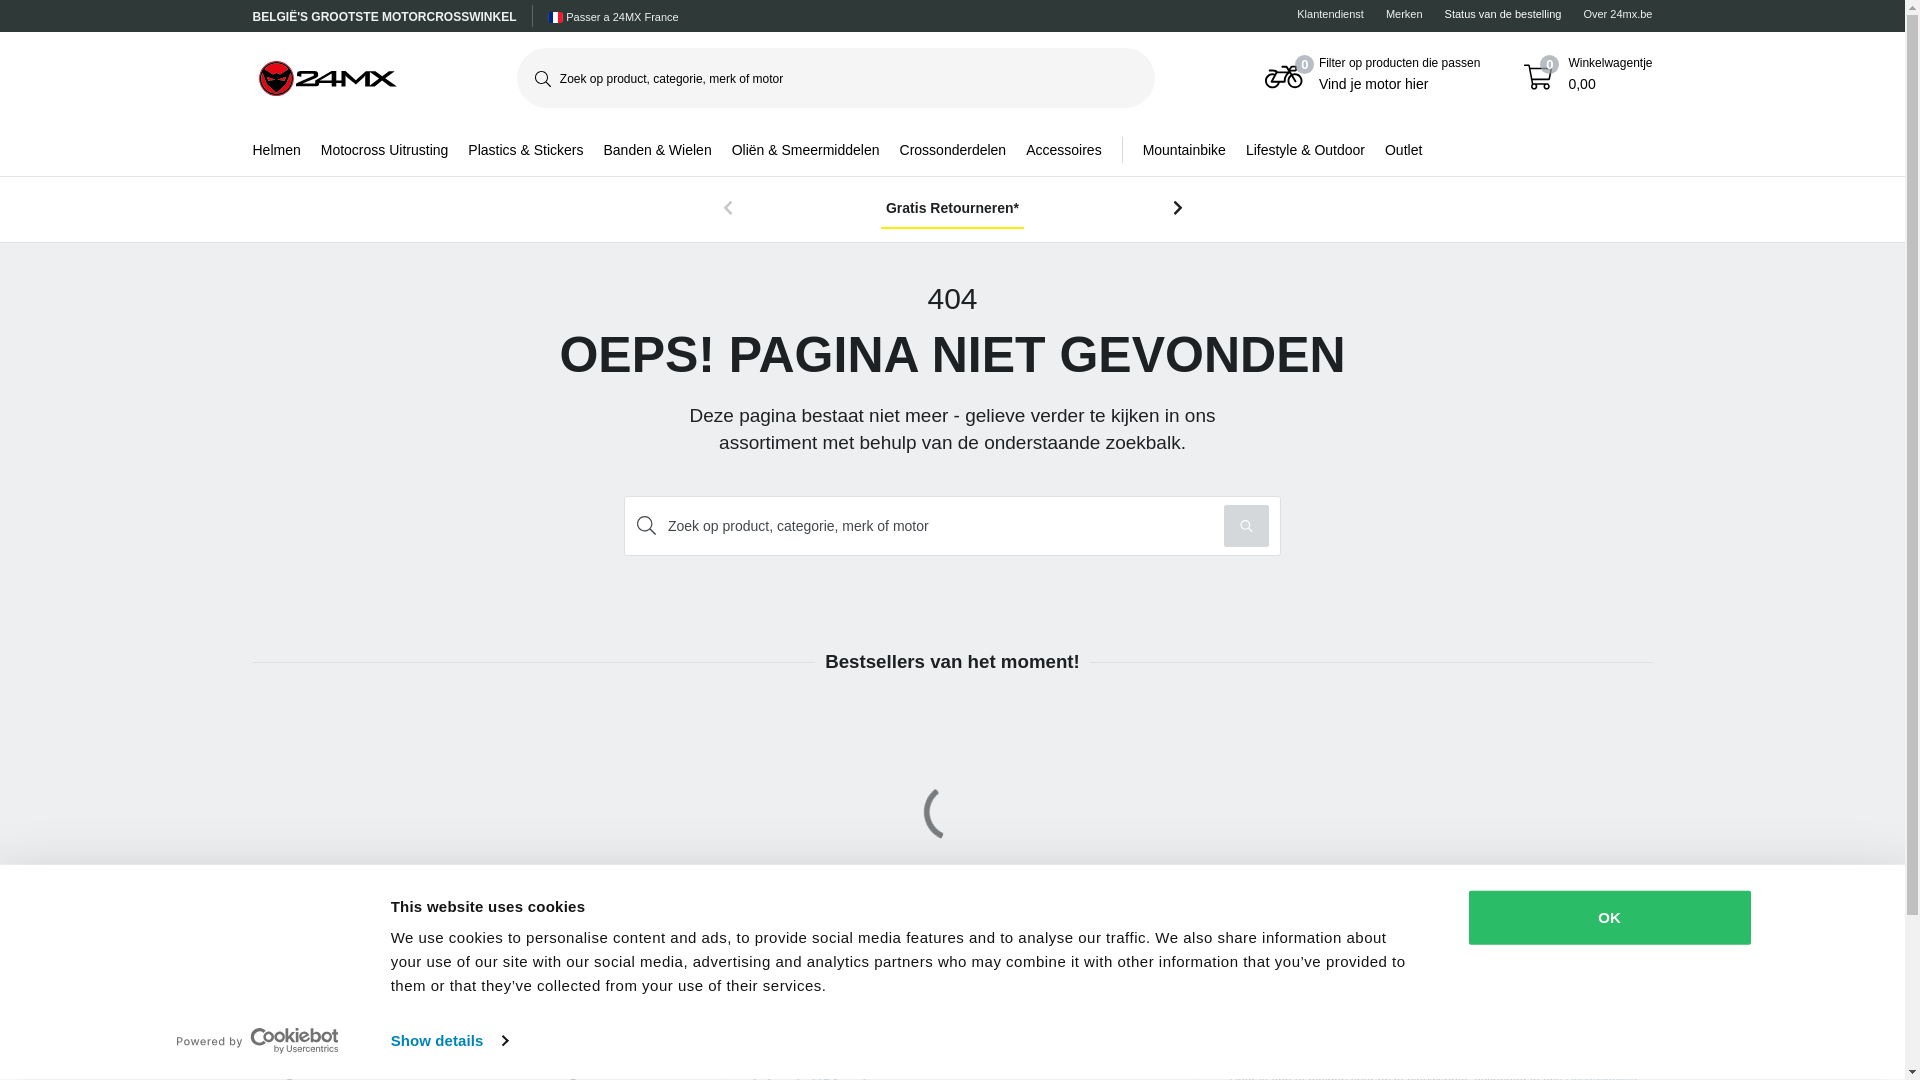 This screenshot has height=1080, width=1920. I want to click on 'Motocross Uitrusting', so click(321, 149).